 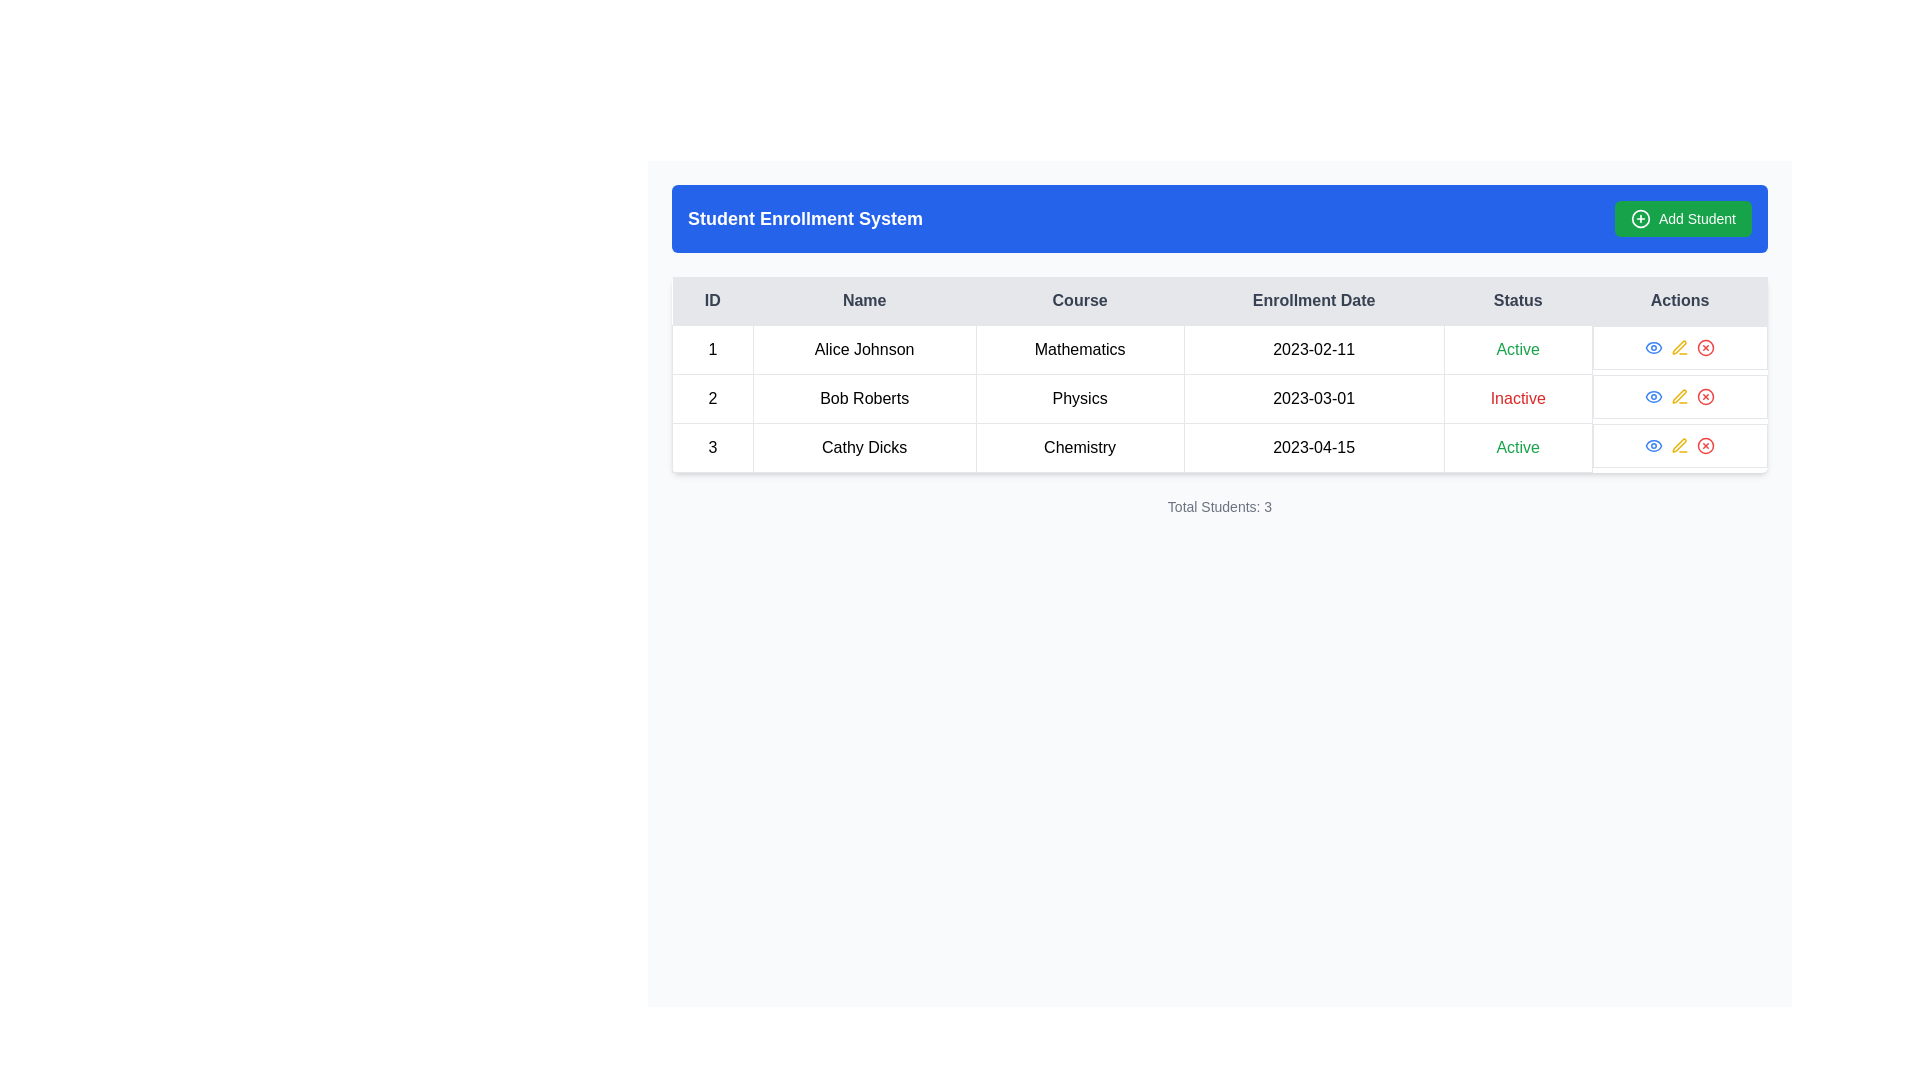 What do you see at coordinates (1680, 346) in the screenshot?
I see `the pen icon button located in the 'Actions' column of the second row to initiate editing` at bounding box center [1680, 346].